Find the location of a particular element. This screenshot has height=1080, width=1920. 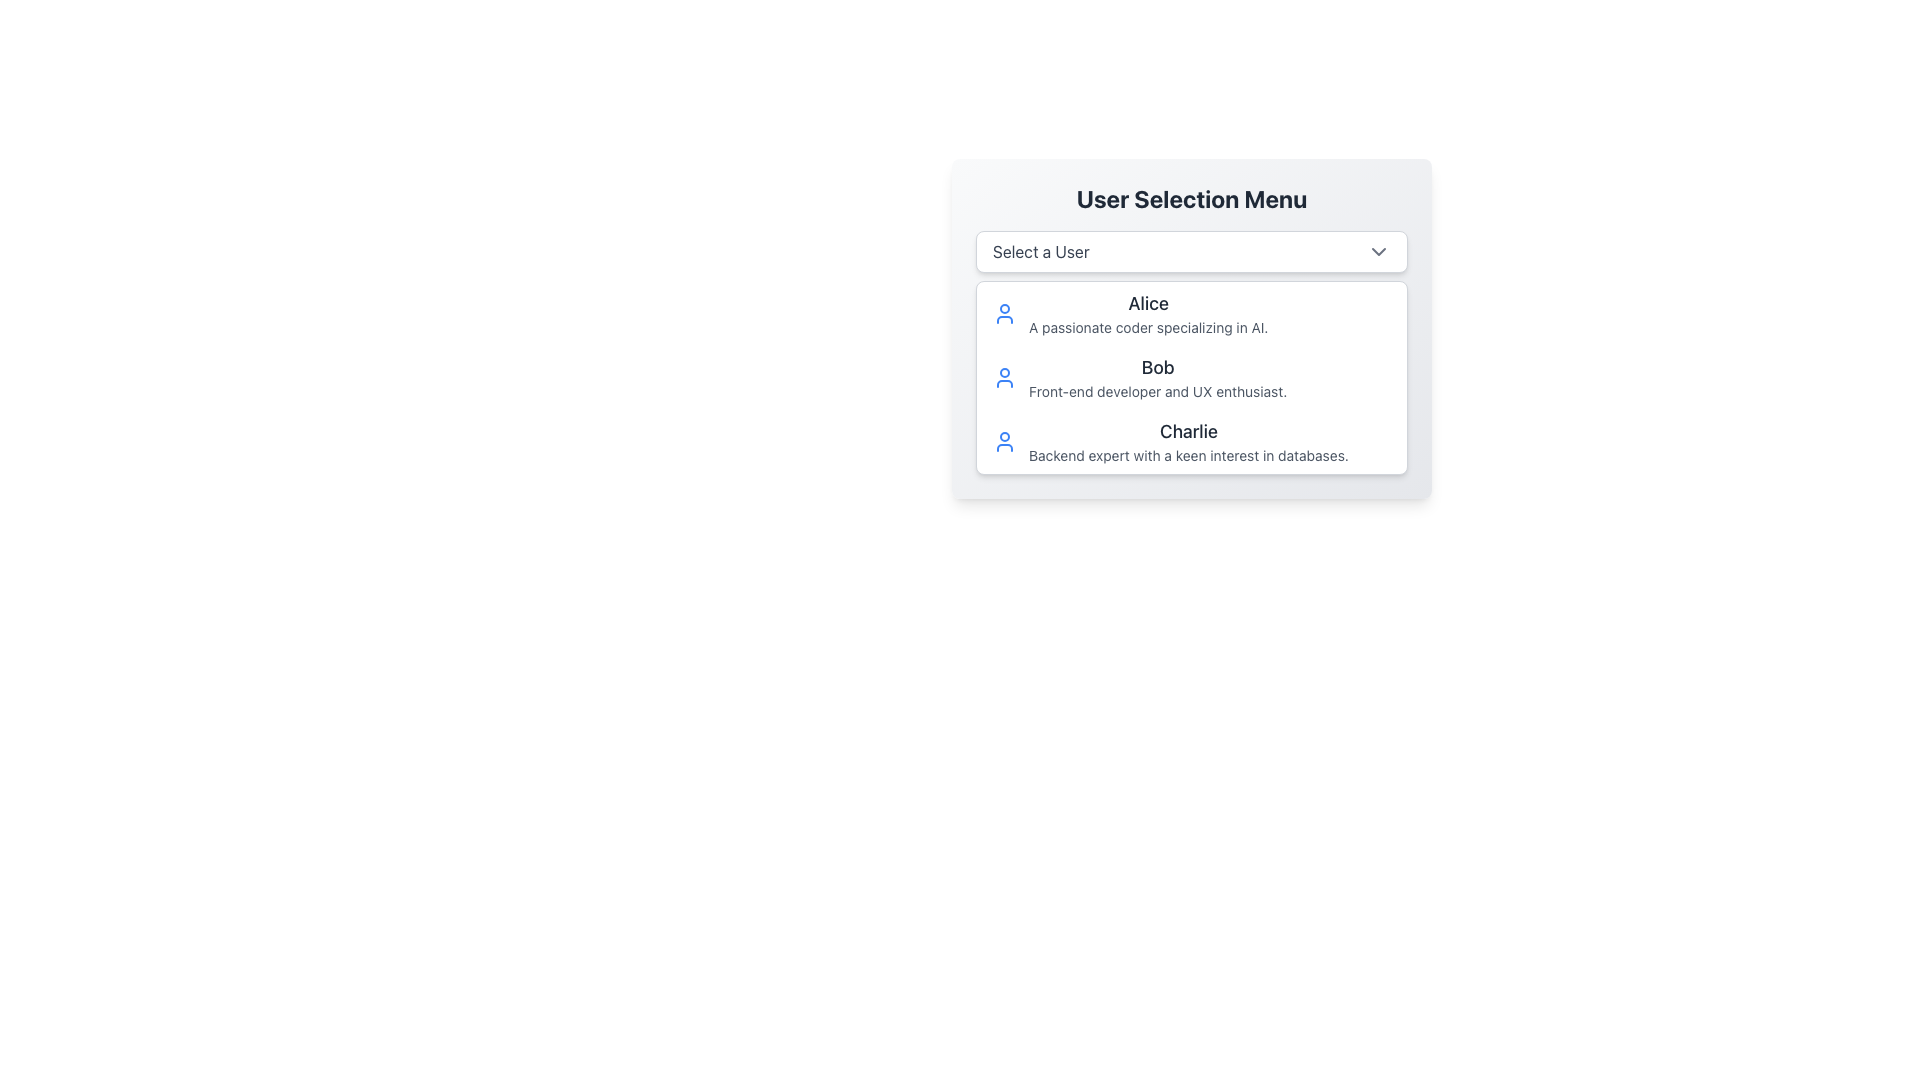

the dropdown menu icon located on the far-right side of the 'Select a User' dropdown selection box with rounded corners and a gray border is located at coordinates (1377, 250).